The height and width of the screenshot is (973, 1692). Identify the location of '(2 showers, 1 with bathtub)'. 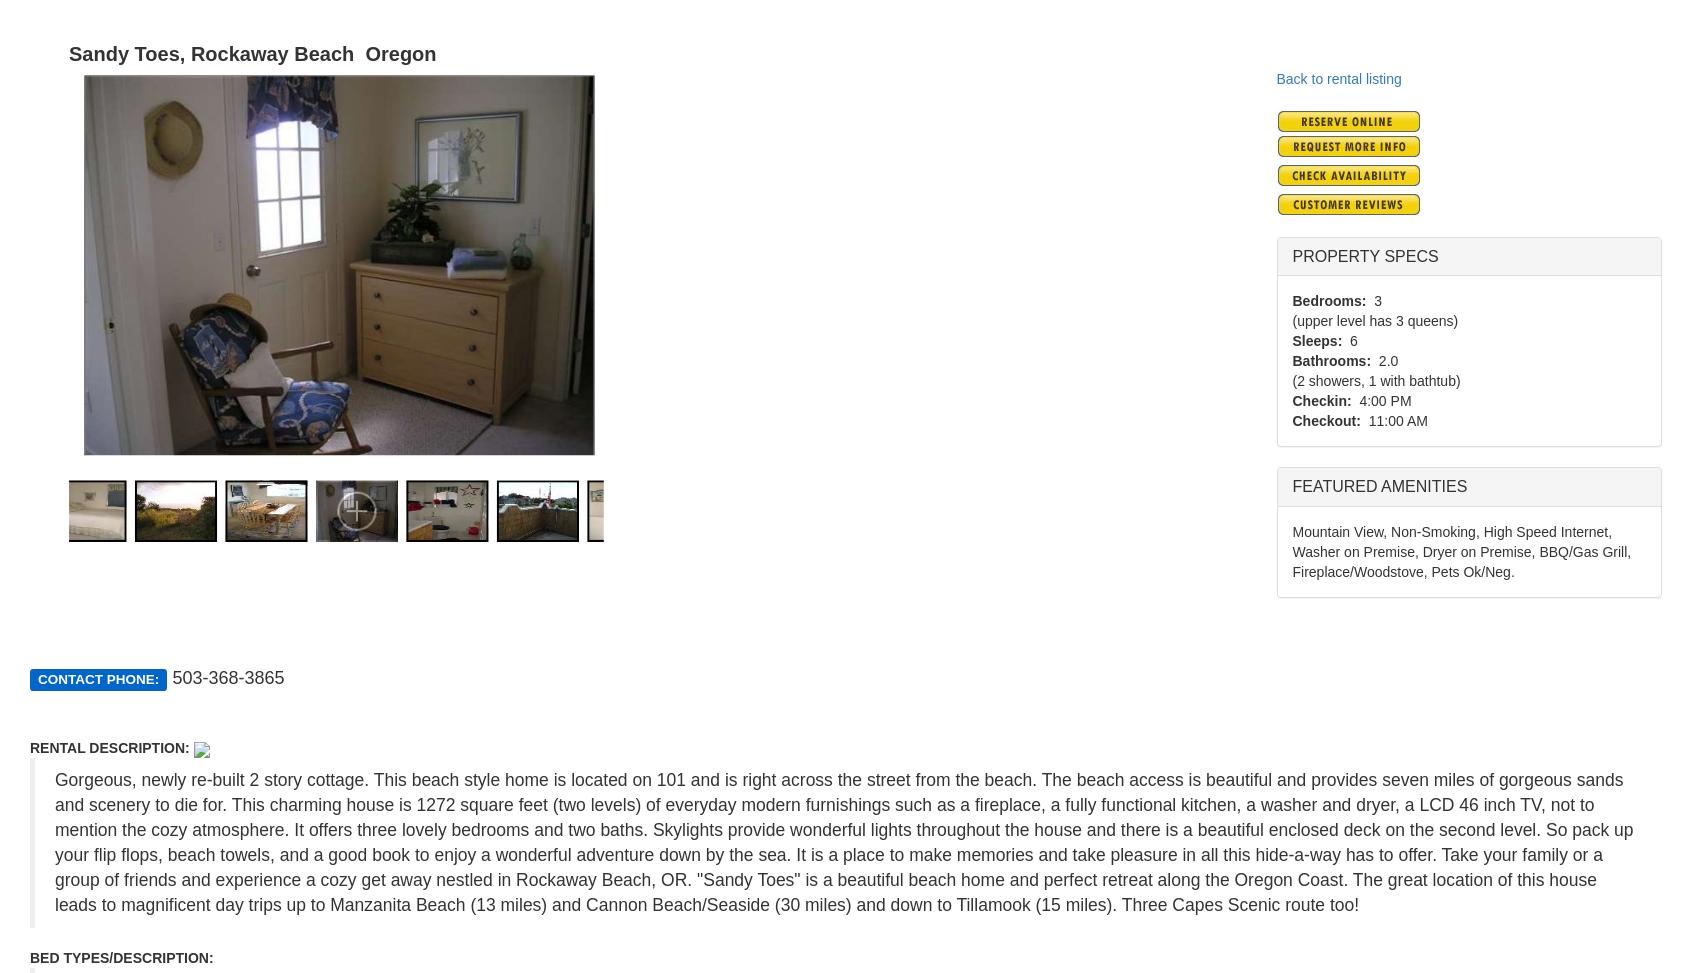
(1375, 380).